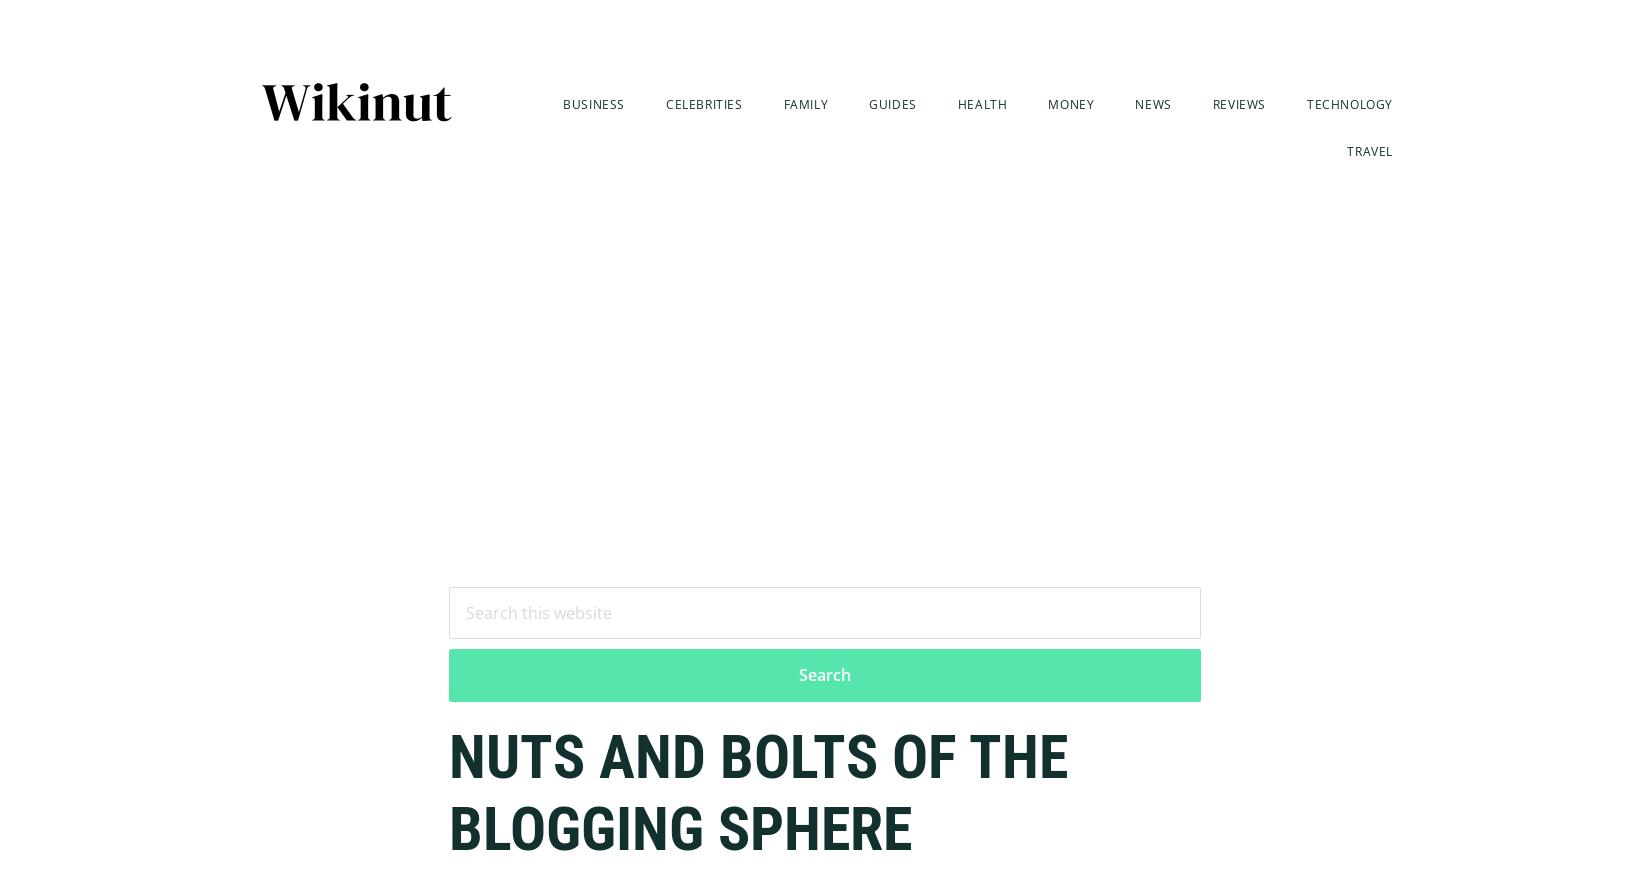 This screenshot has height=877, width=1650. I want to click on 'Money', so click(1071, 103).